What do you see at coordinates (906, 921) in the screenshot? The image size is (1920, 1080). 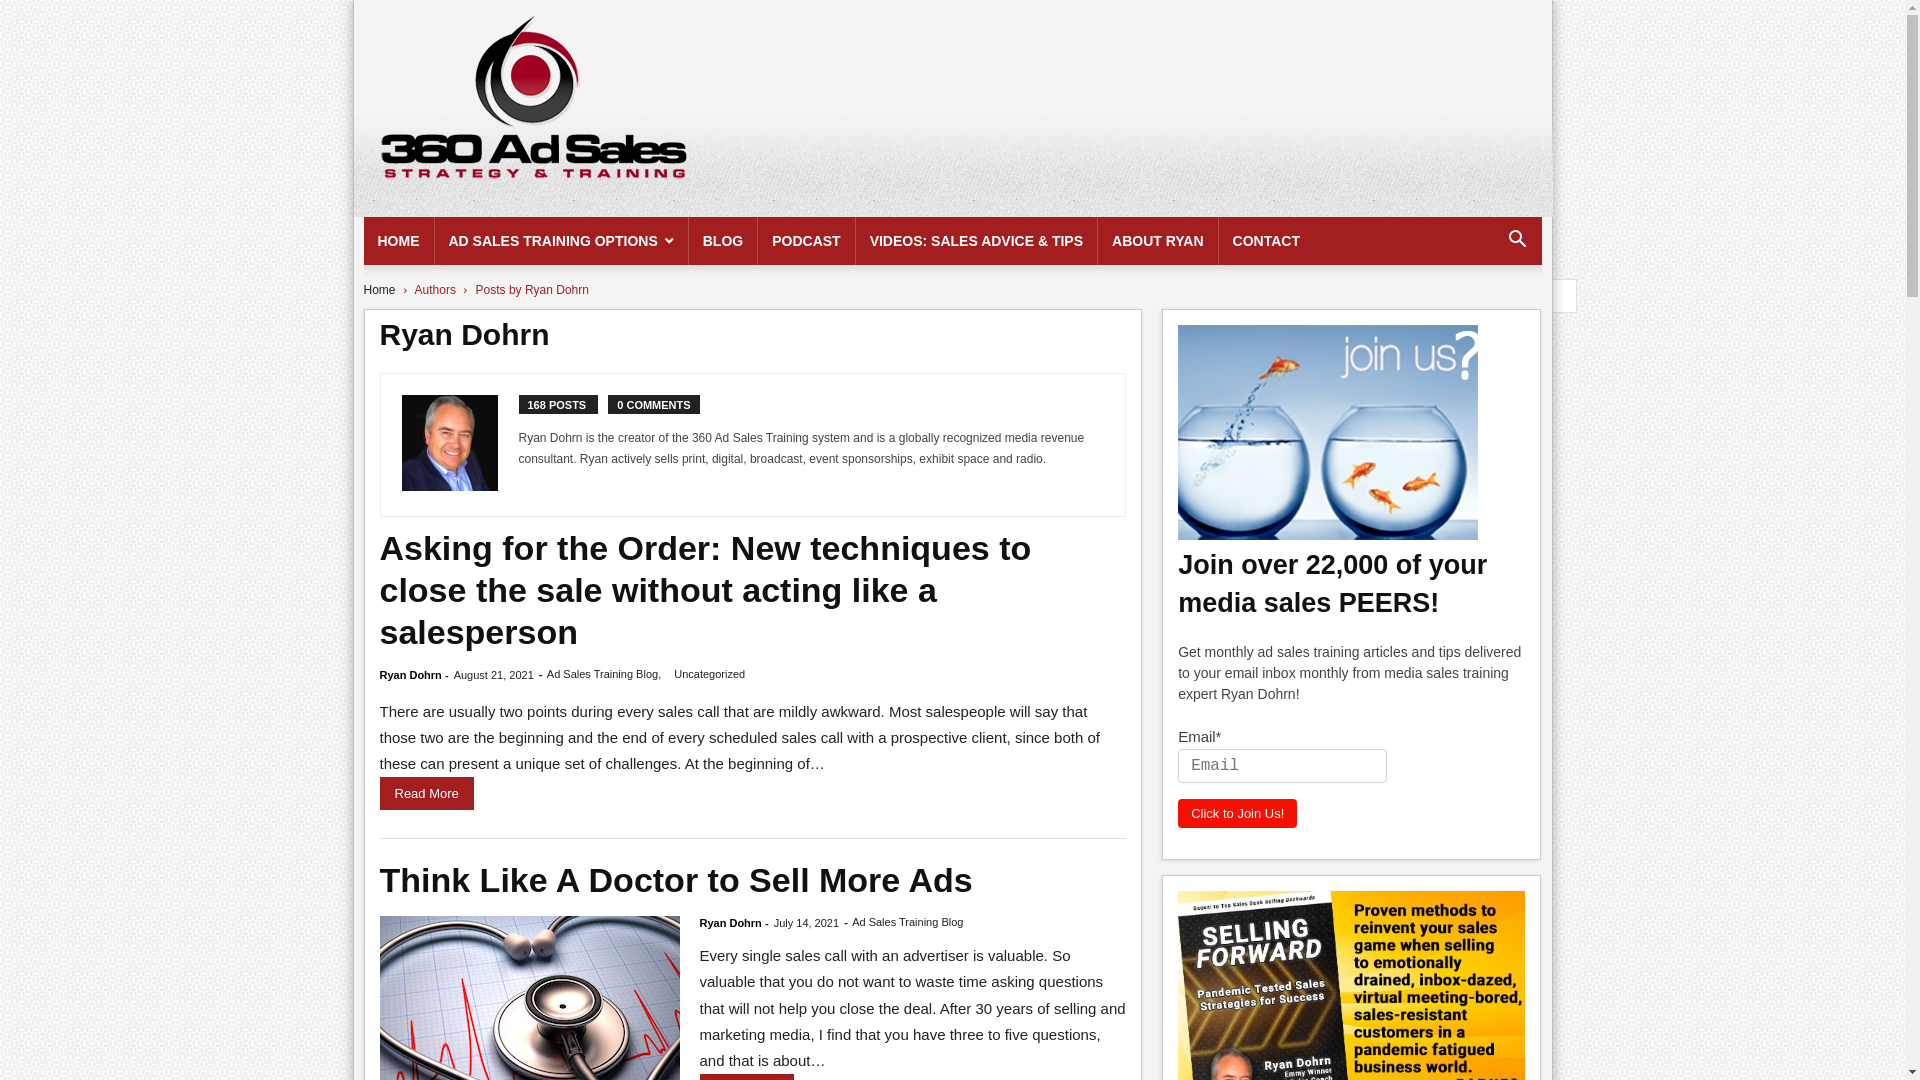 I see `'Ad Sales Training Blog'` at bounding box center [906, 921].